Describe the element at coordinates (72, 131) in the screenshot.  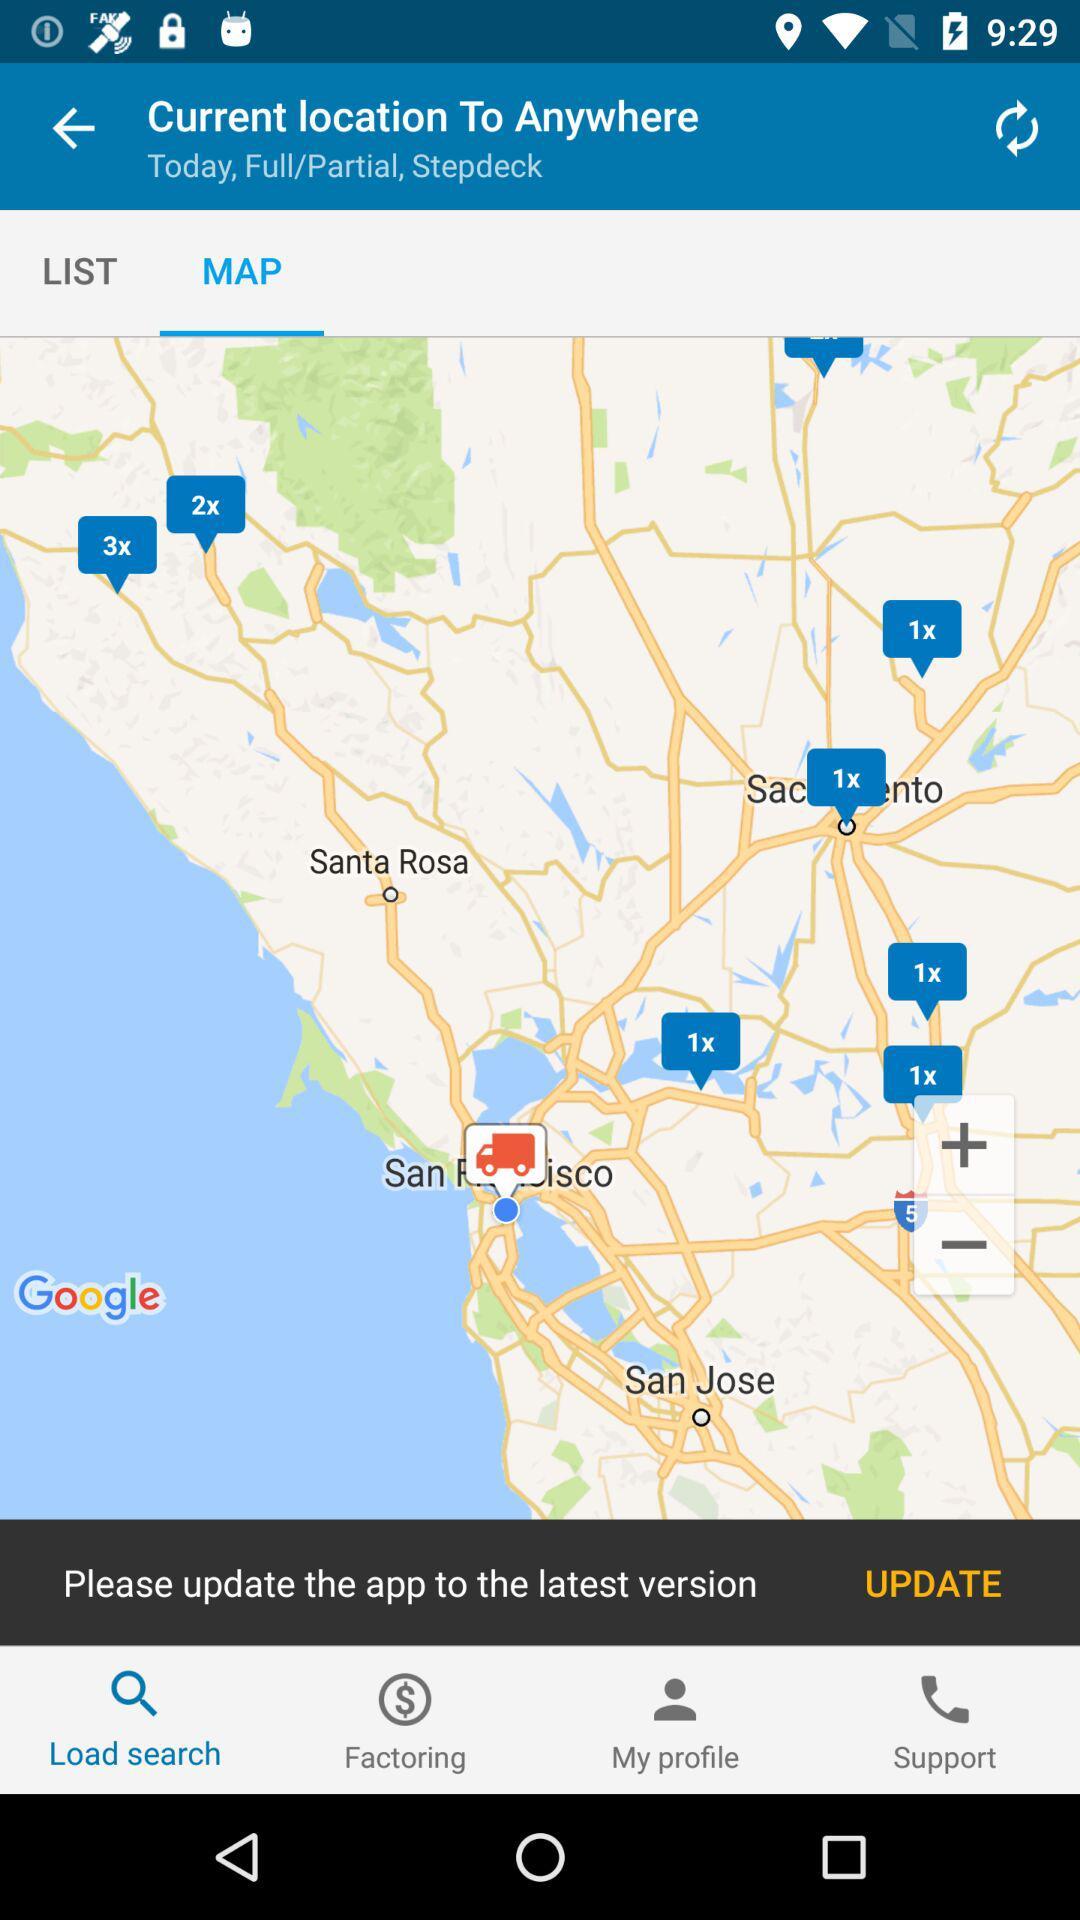
I see `item above list item` at that location.